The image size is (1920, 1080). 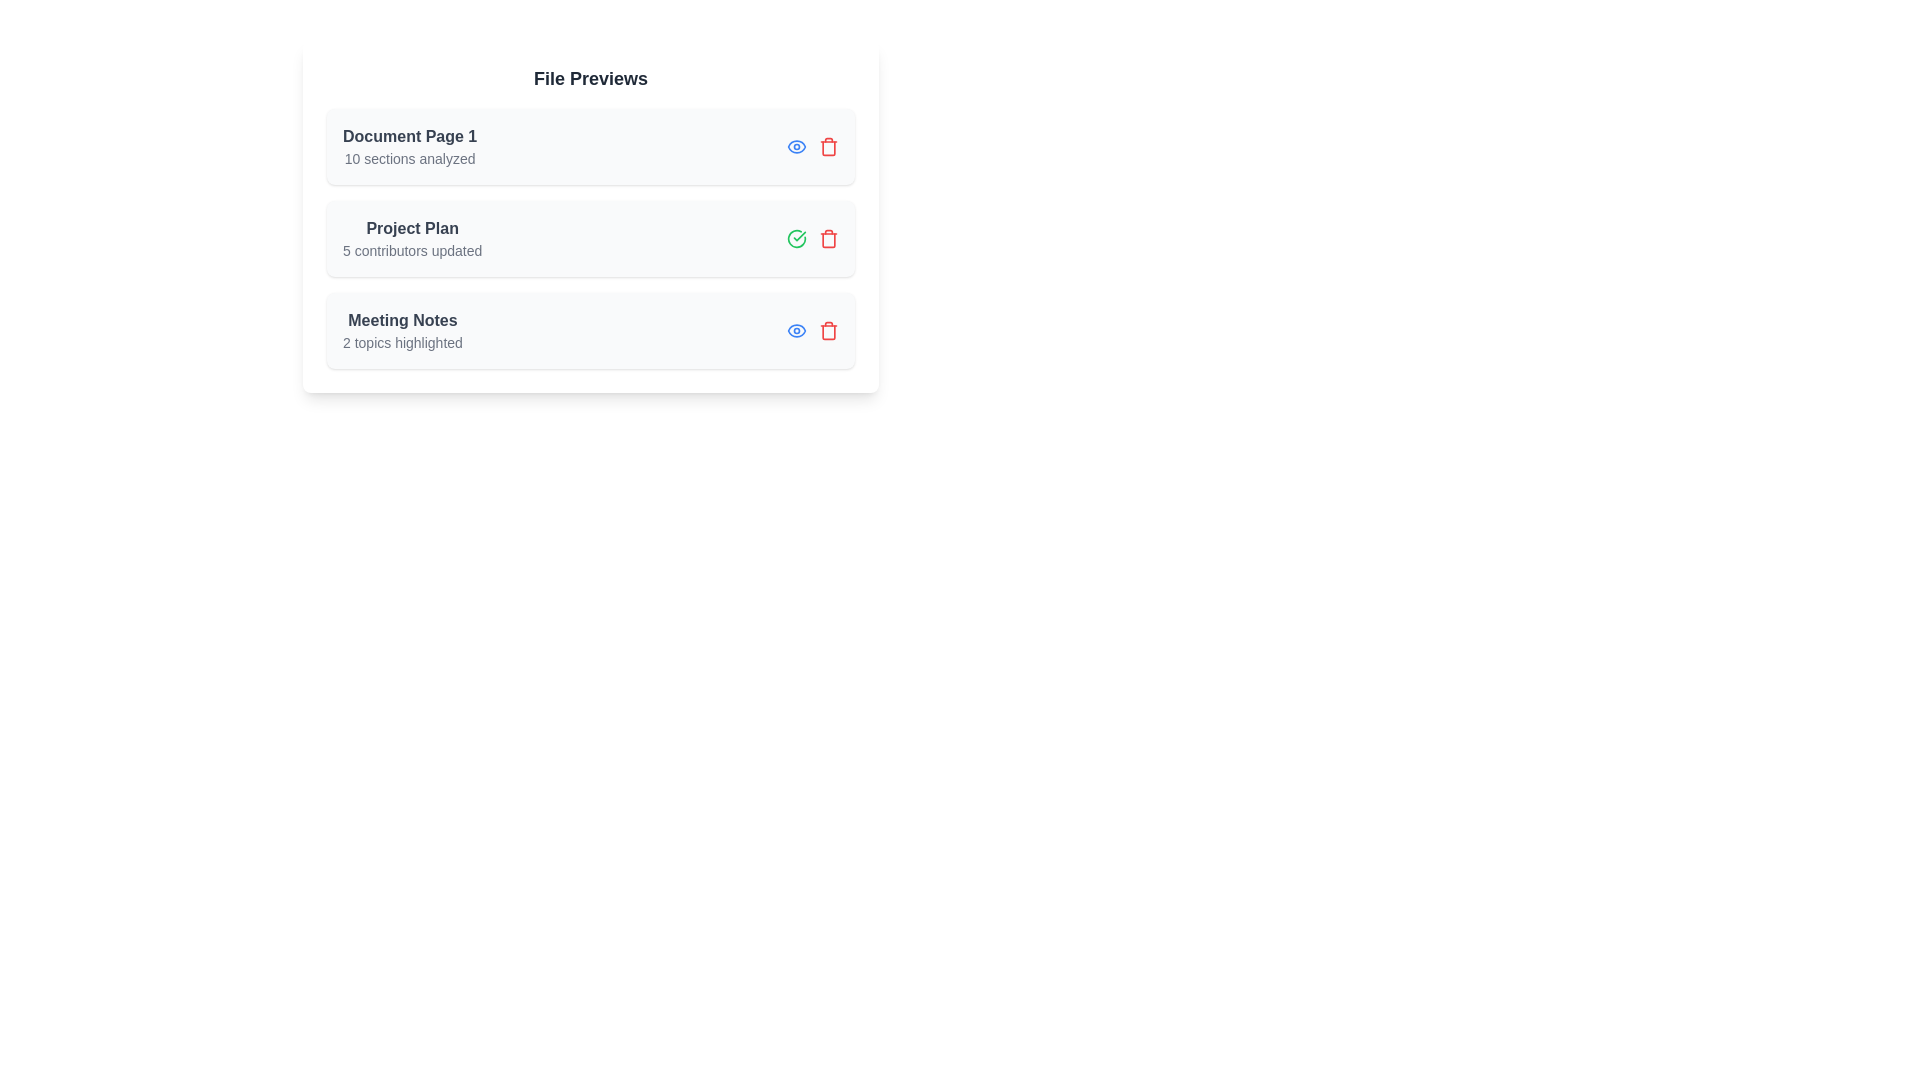 What do you see at coordinates (829, 238) in the screenshot?
I see `trash icon for the item titled 'Project Plan'` at bounding box center [829, 238].